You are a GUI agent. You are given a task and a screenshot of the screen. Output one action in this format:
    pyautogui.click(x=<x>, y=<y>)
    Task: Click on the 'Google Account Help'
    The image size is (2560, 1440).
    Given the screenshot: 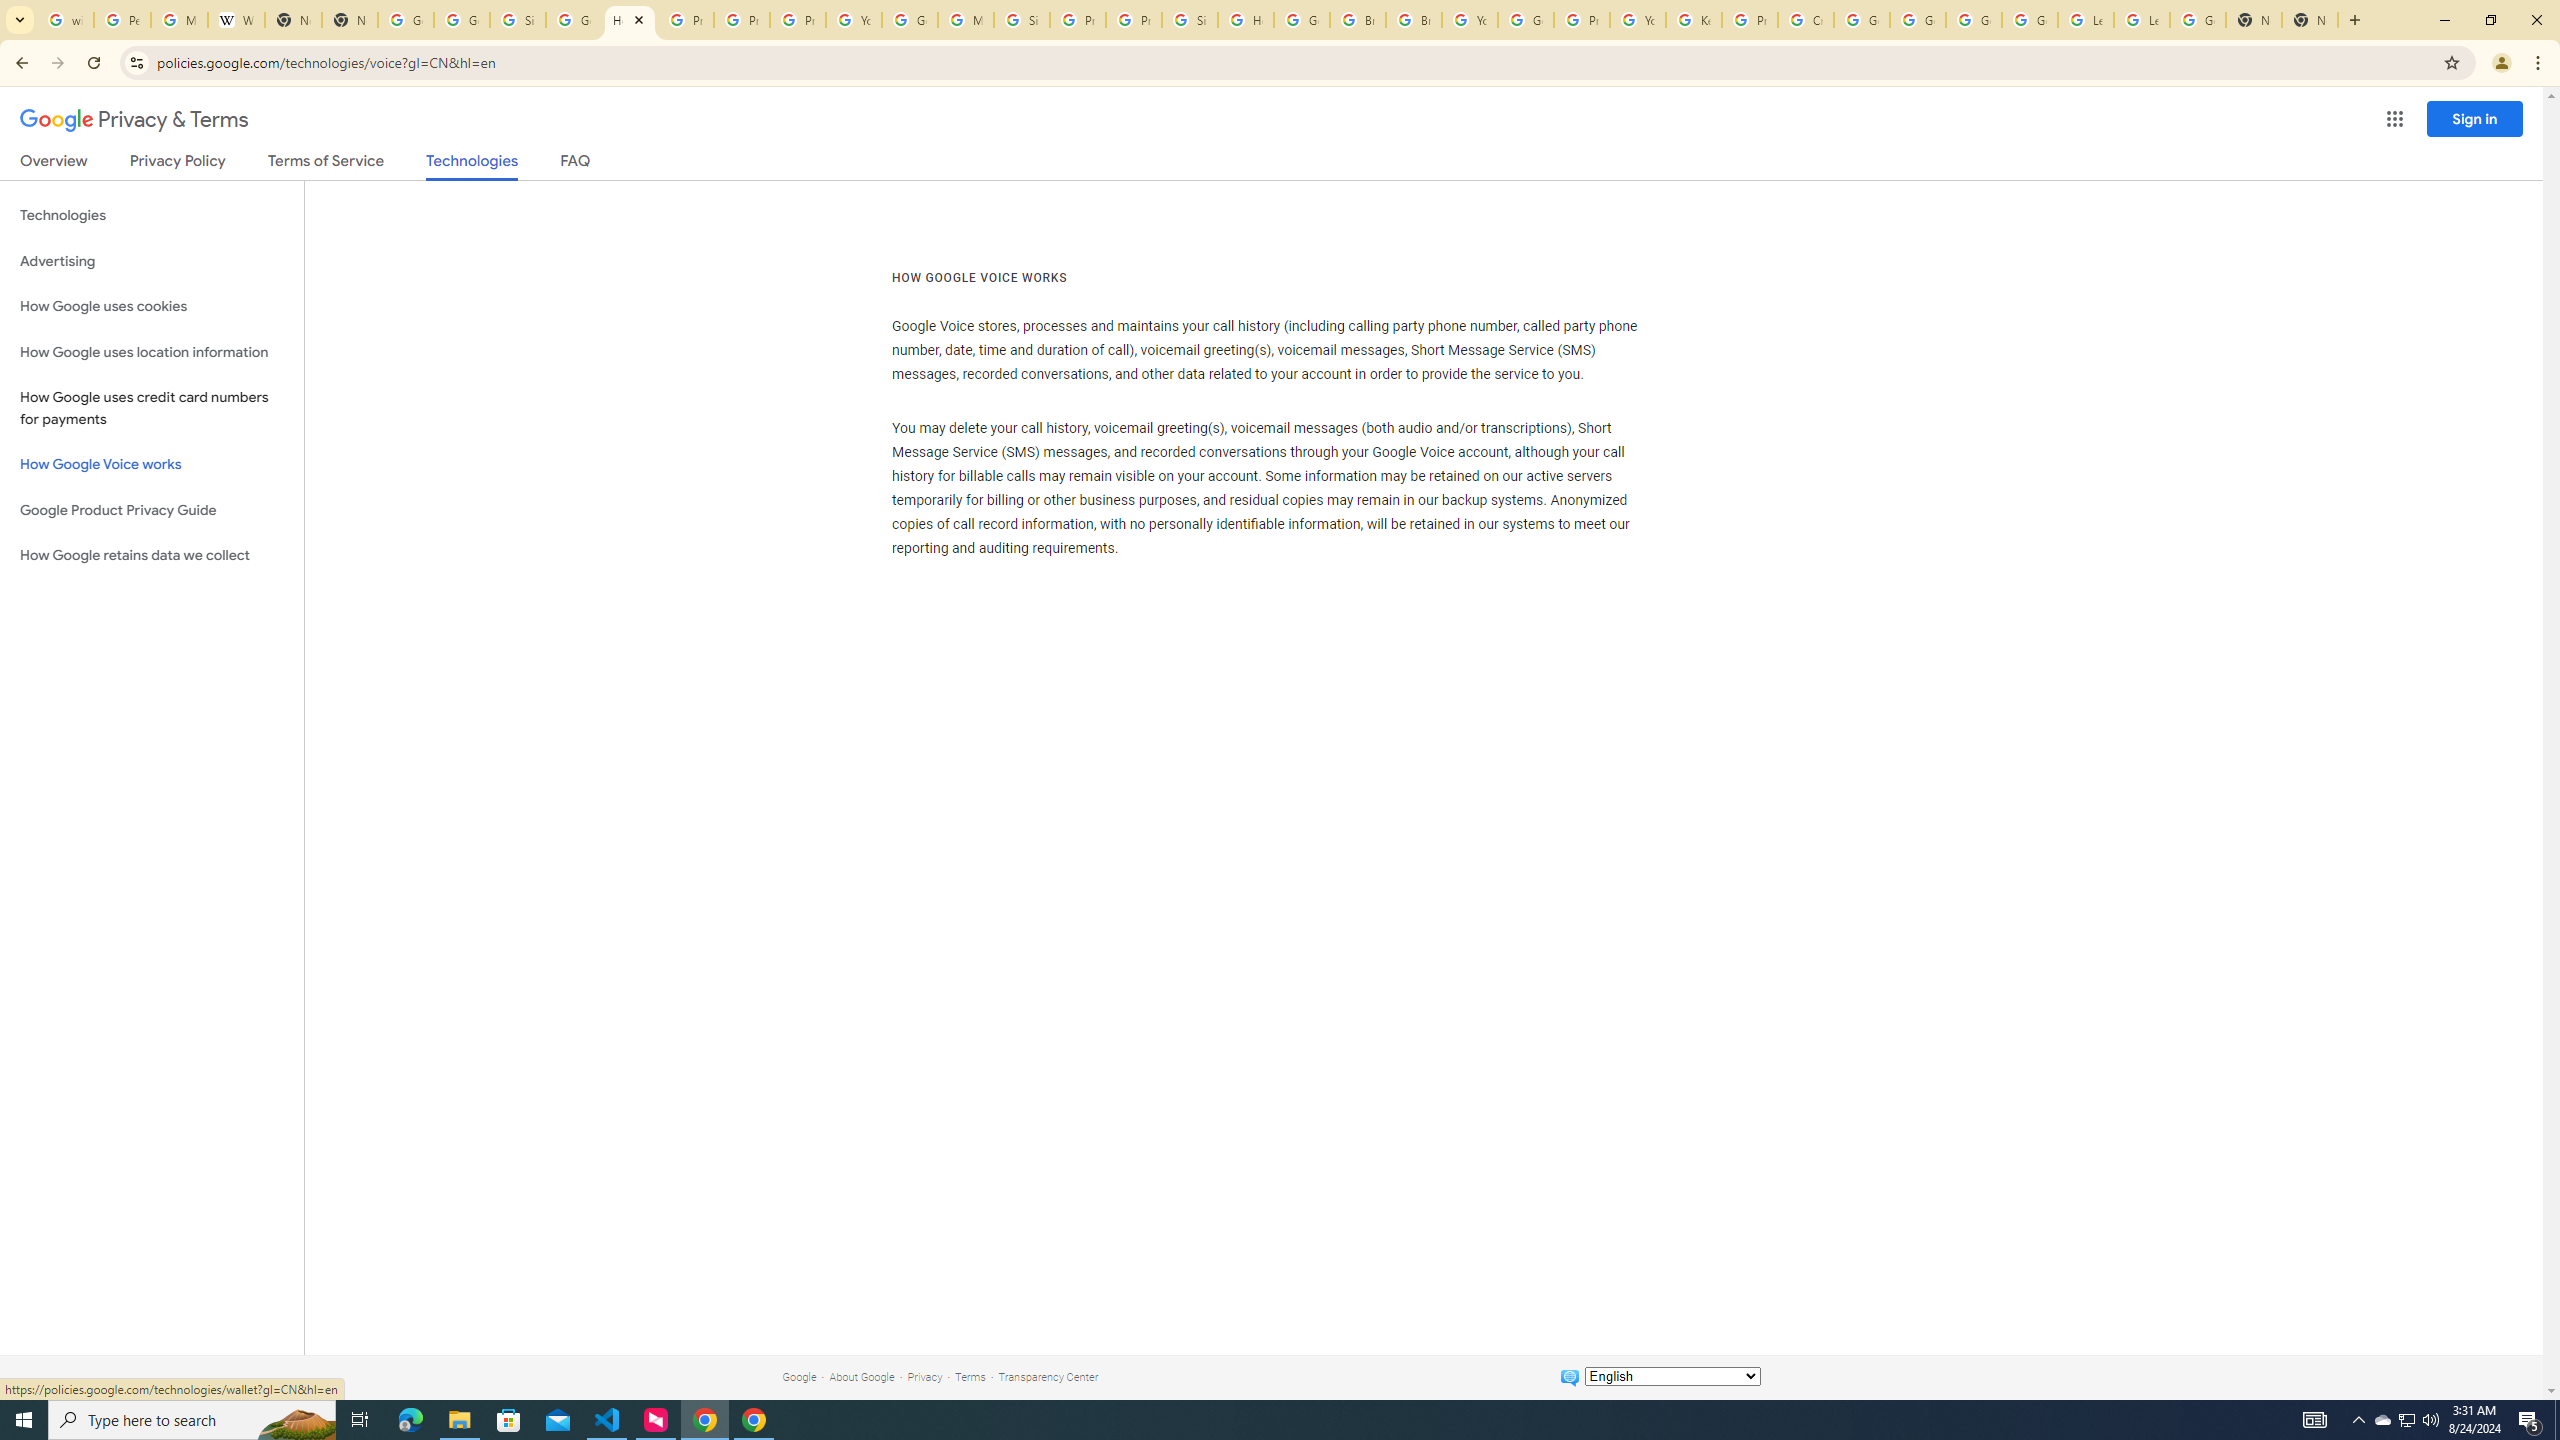 What is the action you would take?
    pyautogui.click(x=1974, y=19)
    